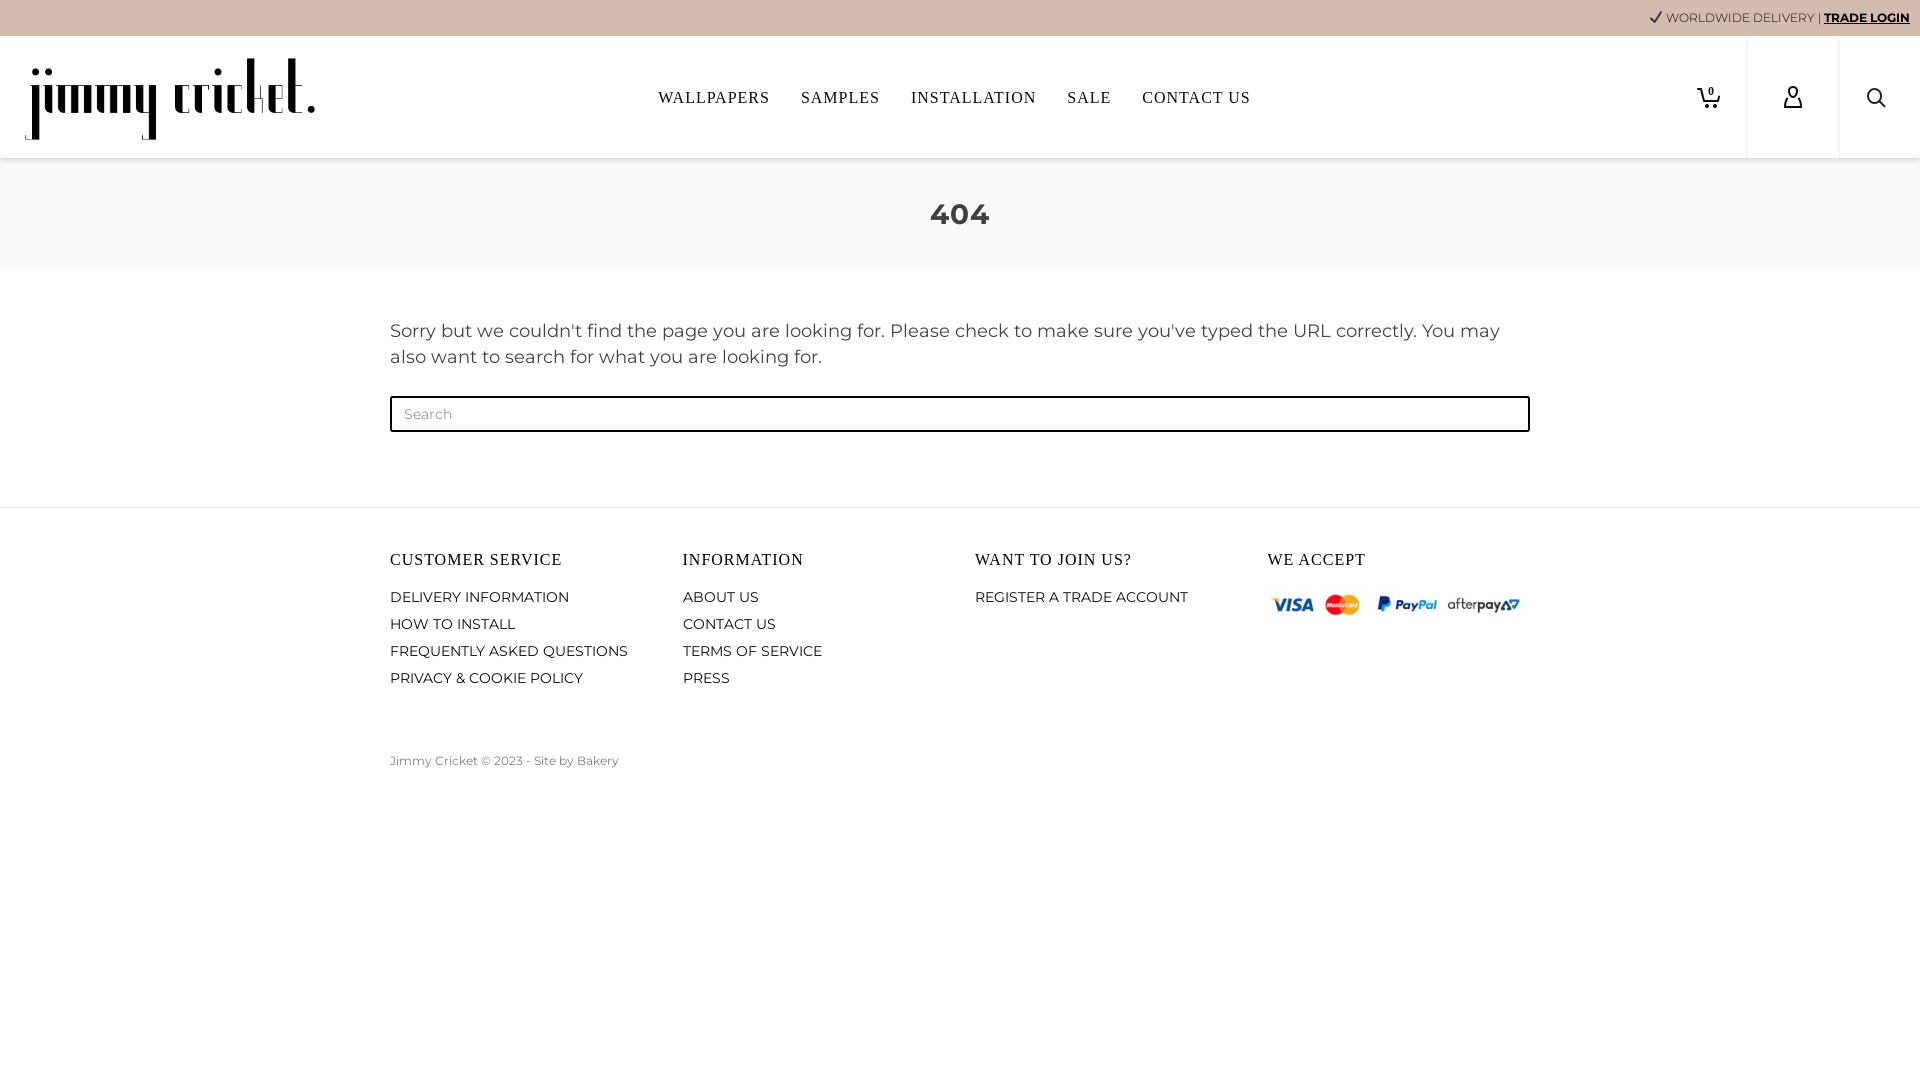  I want to click on 'TRADE LOGIN', so click(1866, 17).